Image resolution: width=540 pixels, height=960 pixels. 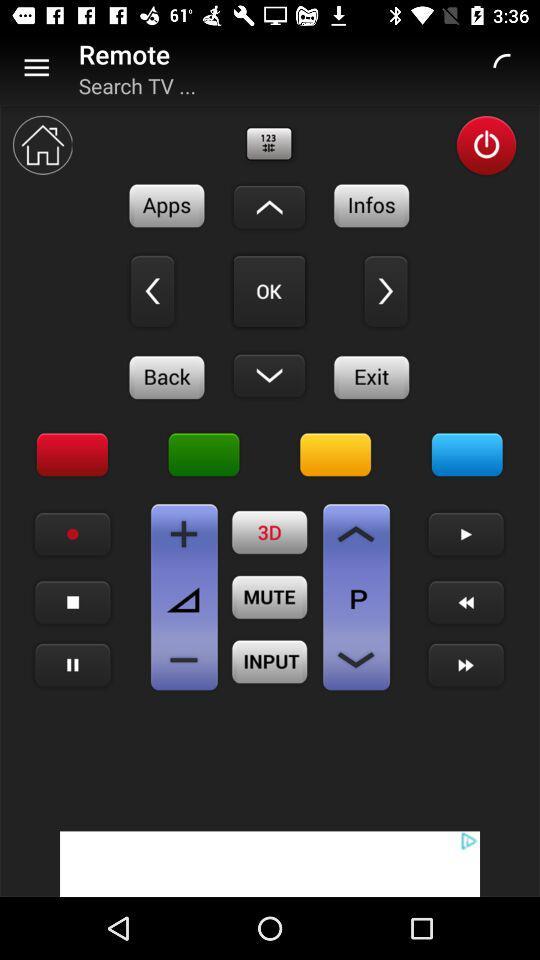 I want to click on the expand_less icon, so click(x=269, y=207).